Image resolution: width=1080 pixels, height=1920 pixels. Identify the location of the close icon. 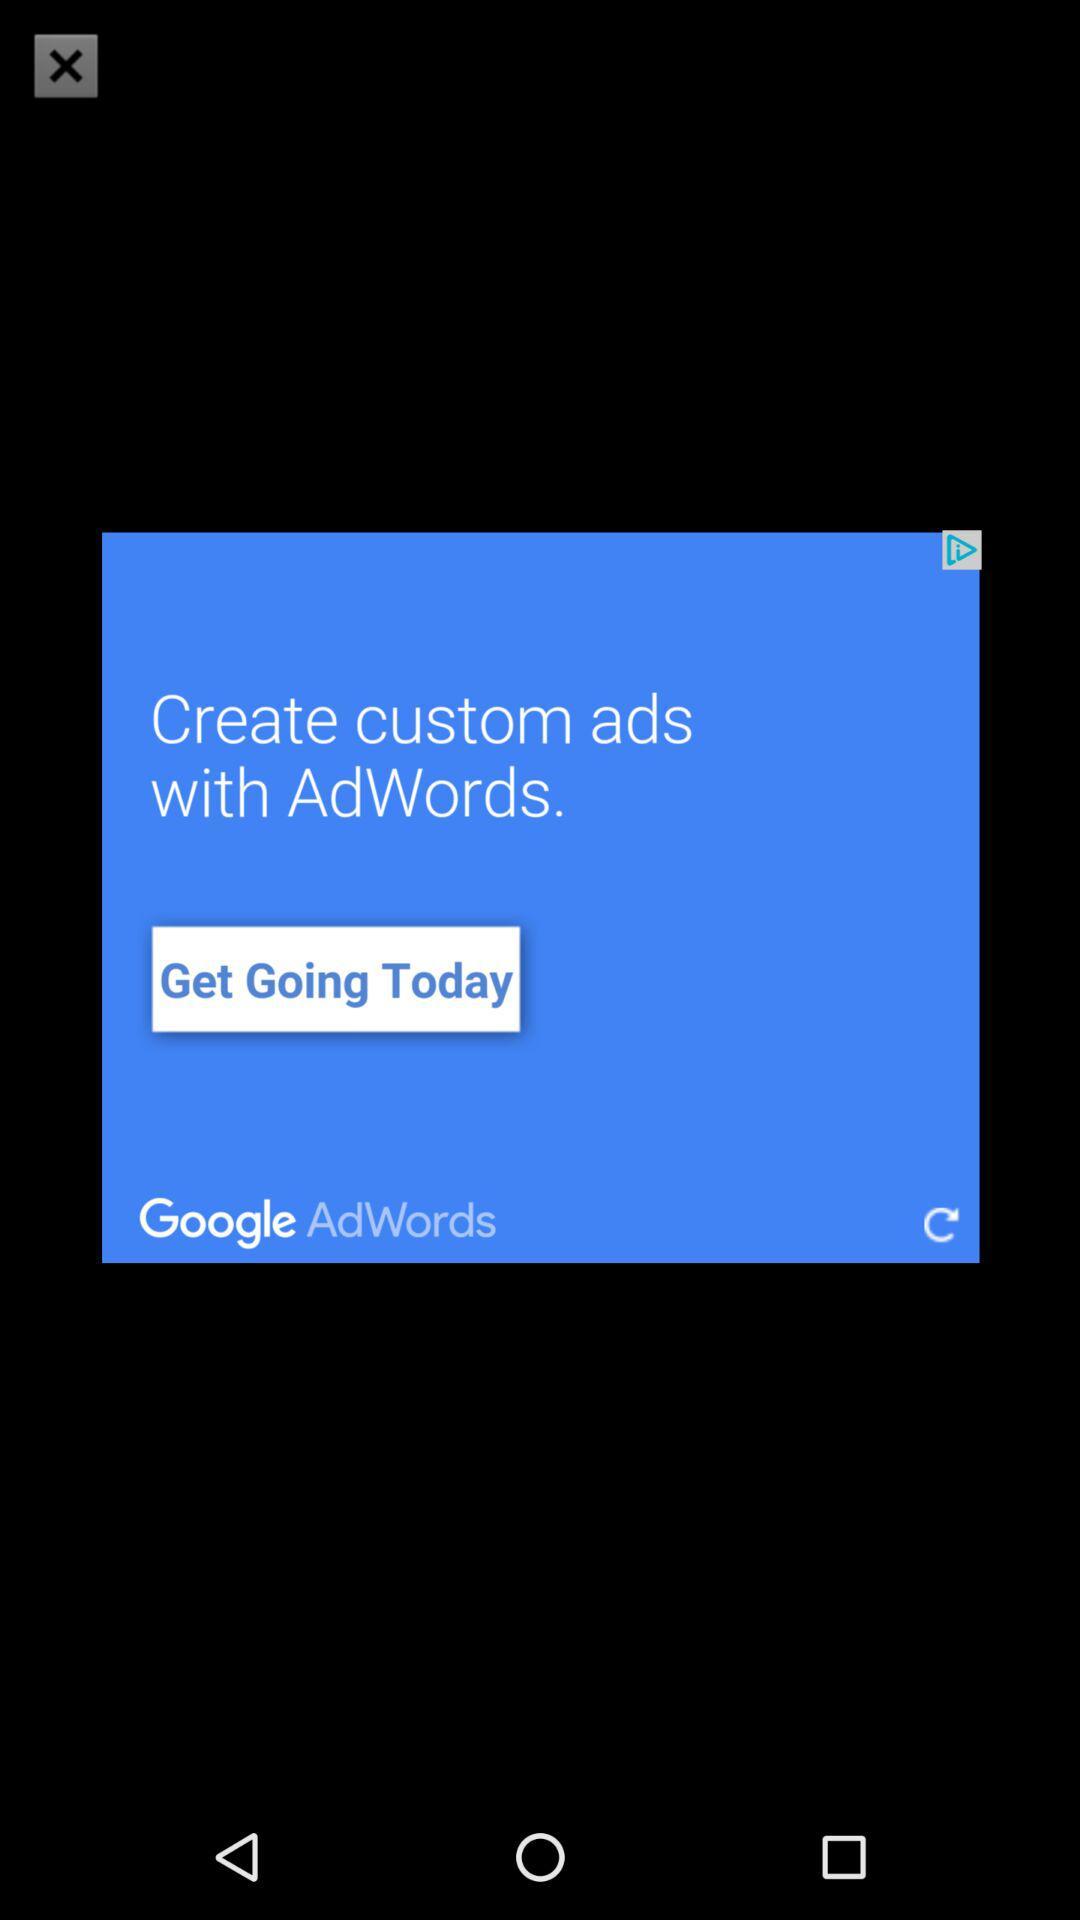
(64, 70).